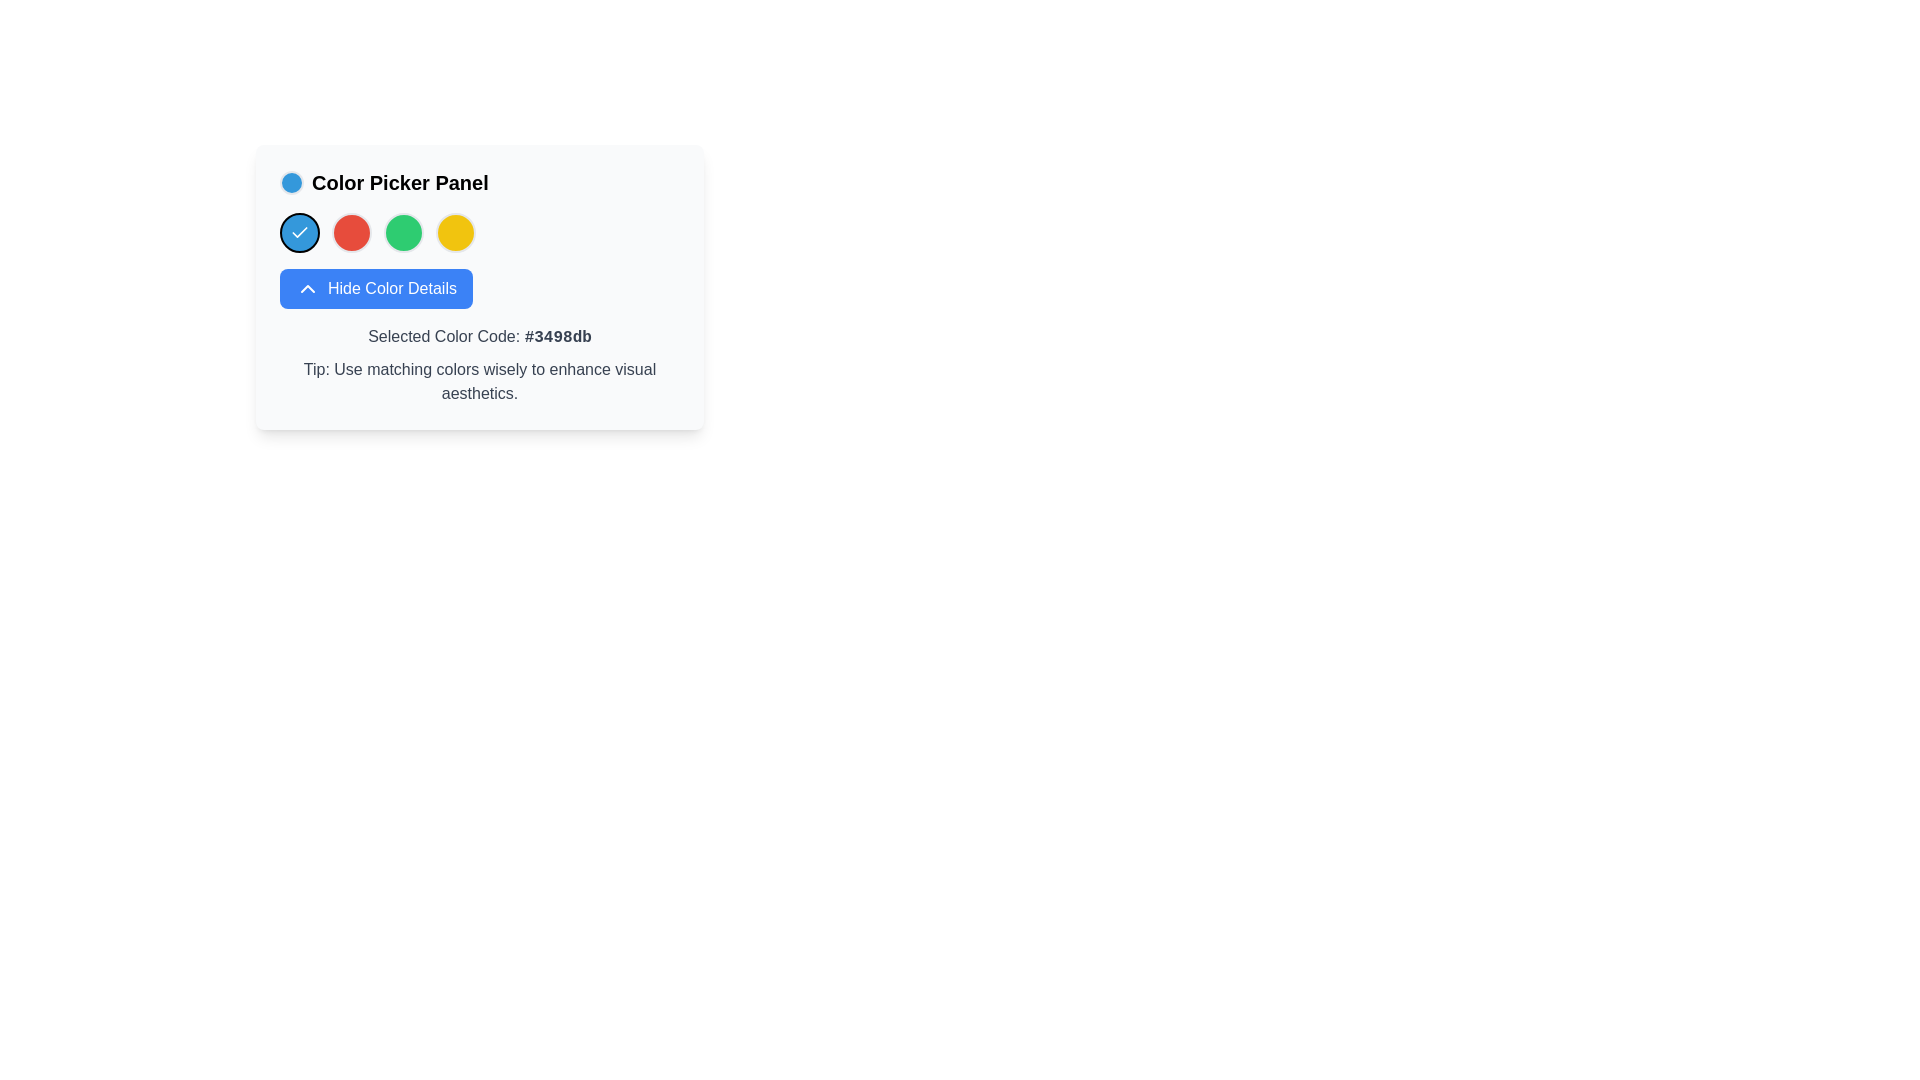  What do you see at coordinates (298, 230) in the screenshot?
I see `the SVG checkmark indicating the selected state for the blue color option in the color picker panel` at bounding box center [298, 230].